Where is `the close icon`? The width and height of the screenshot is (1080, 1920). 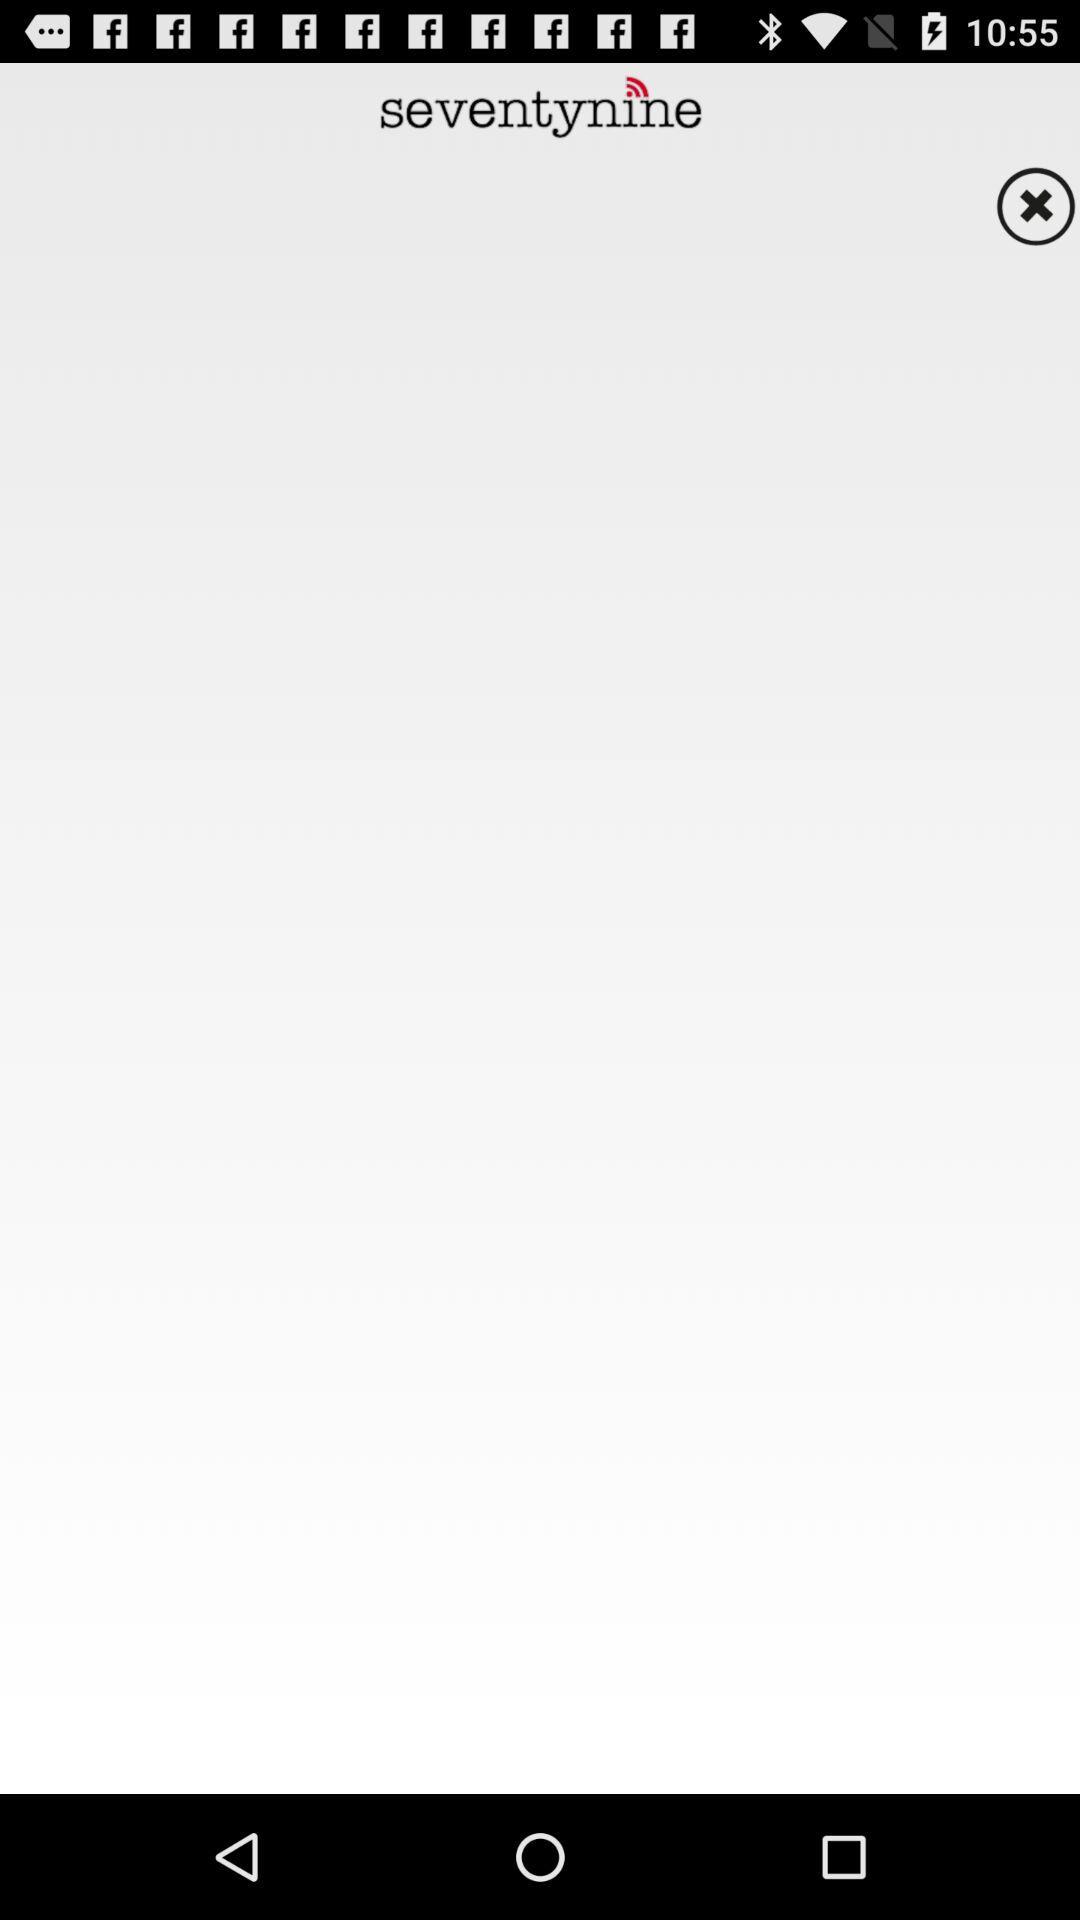 the close icon is located at coordinates (1035, 221).